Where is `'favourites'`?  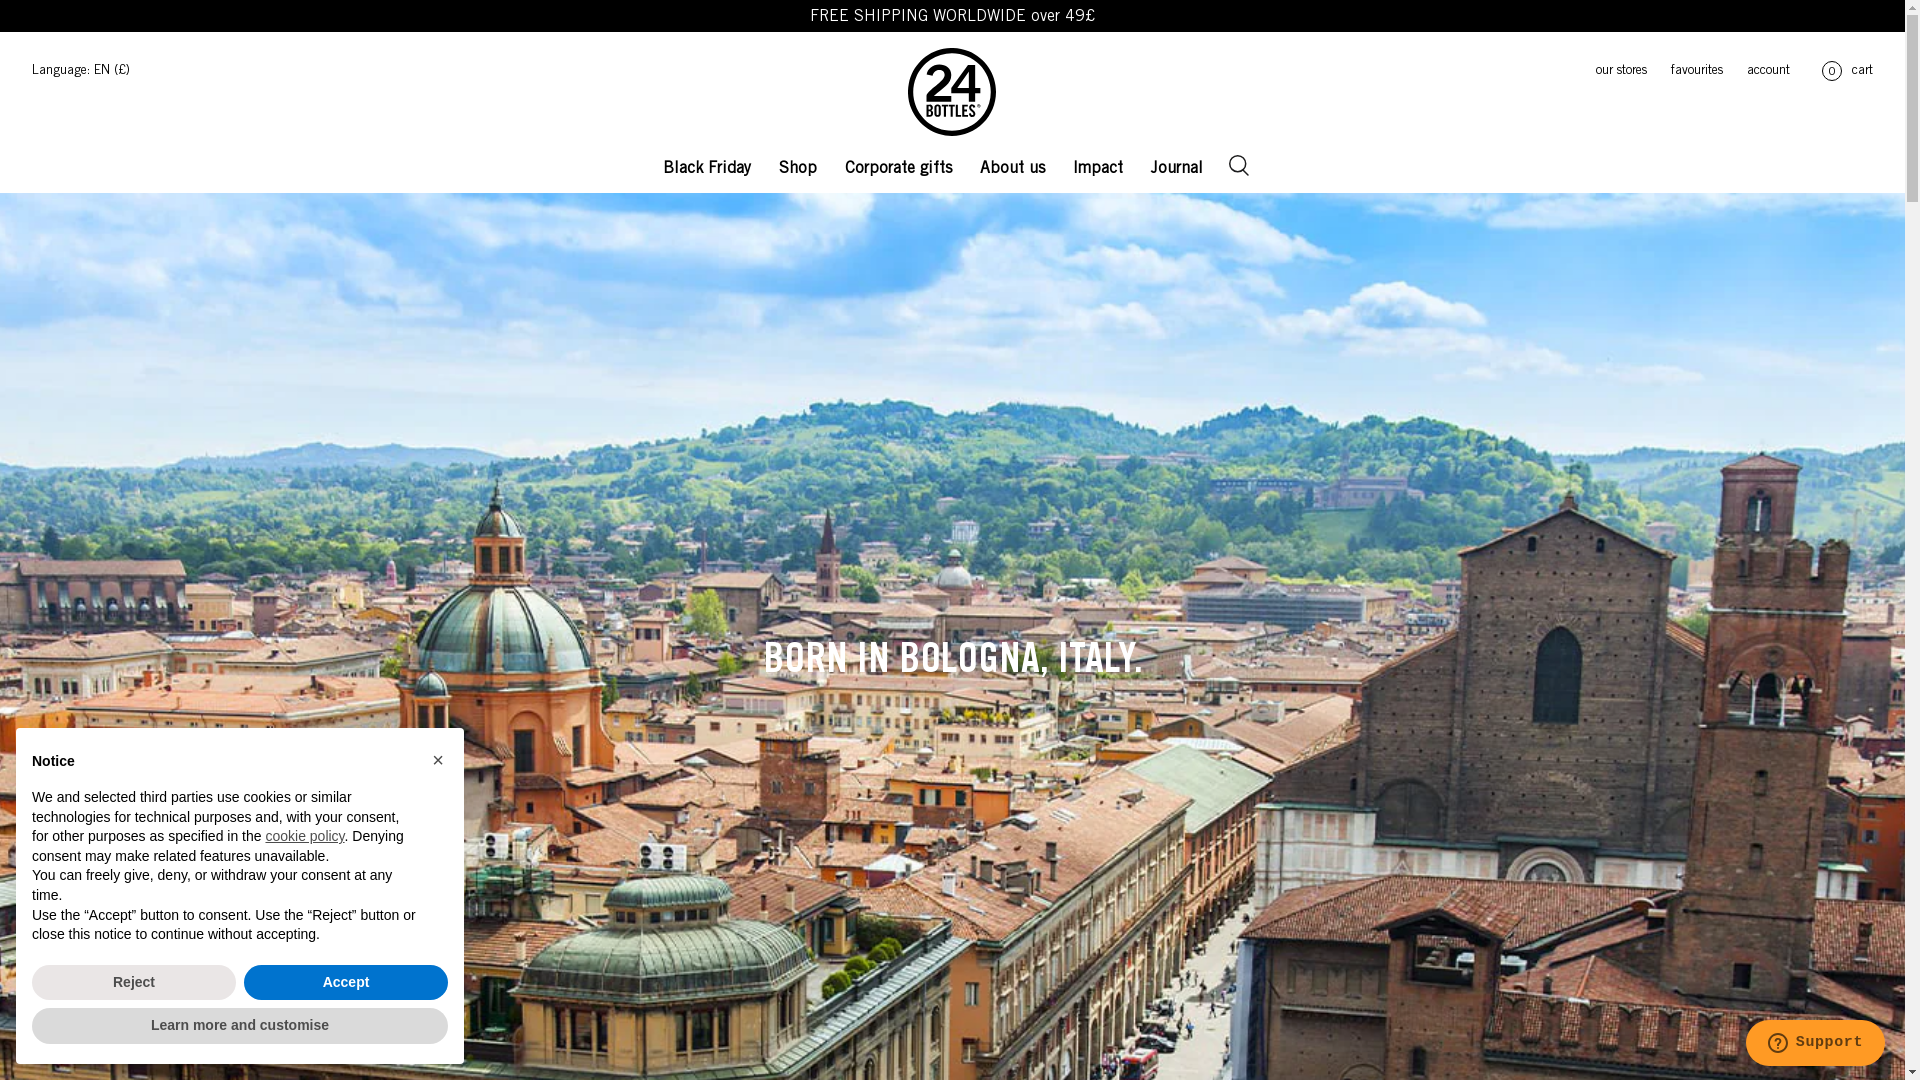
'favourites' is located at coordinates (1646, 71).